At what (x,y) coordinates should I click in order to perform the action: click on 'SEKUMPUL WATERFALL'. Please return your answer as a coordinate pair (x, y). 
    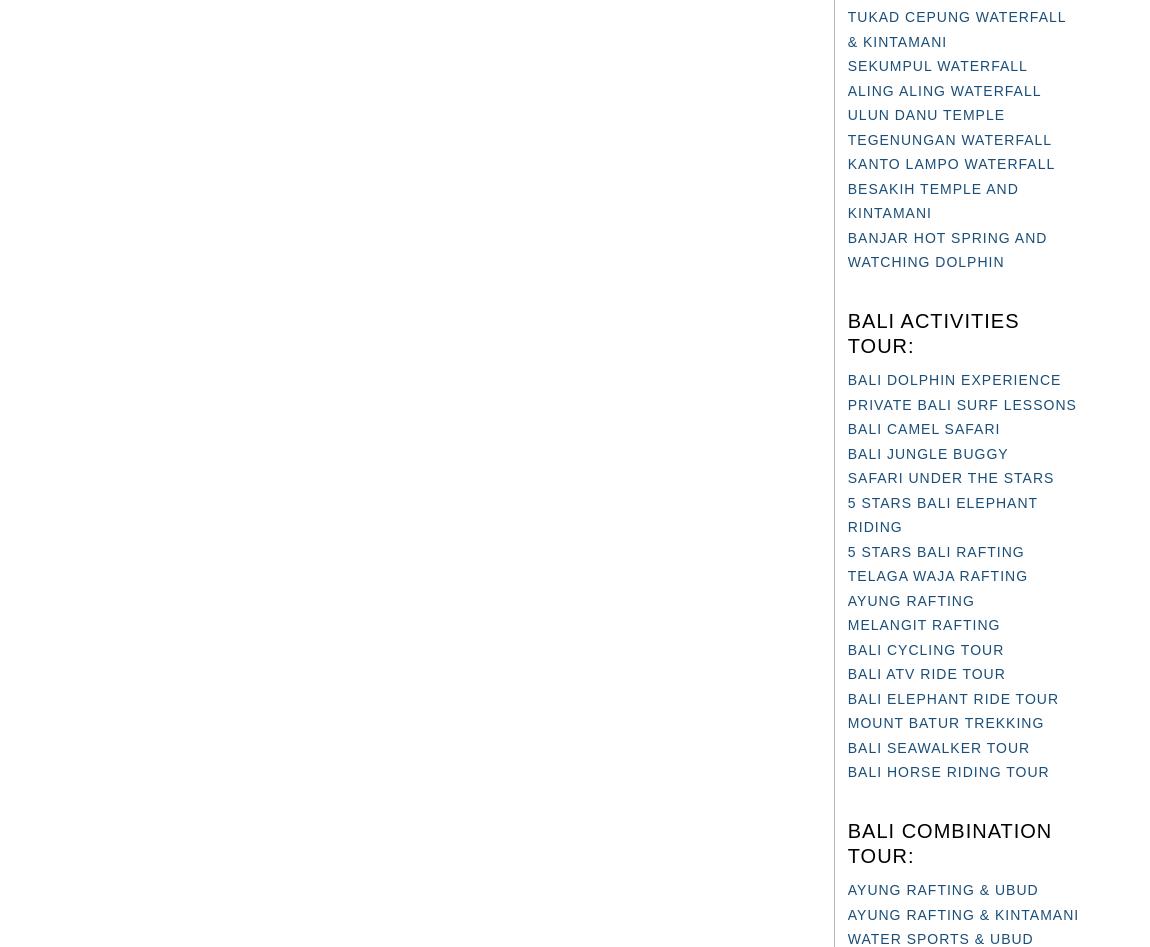
    Looking at the image, I should click on (937, 66).